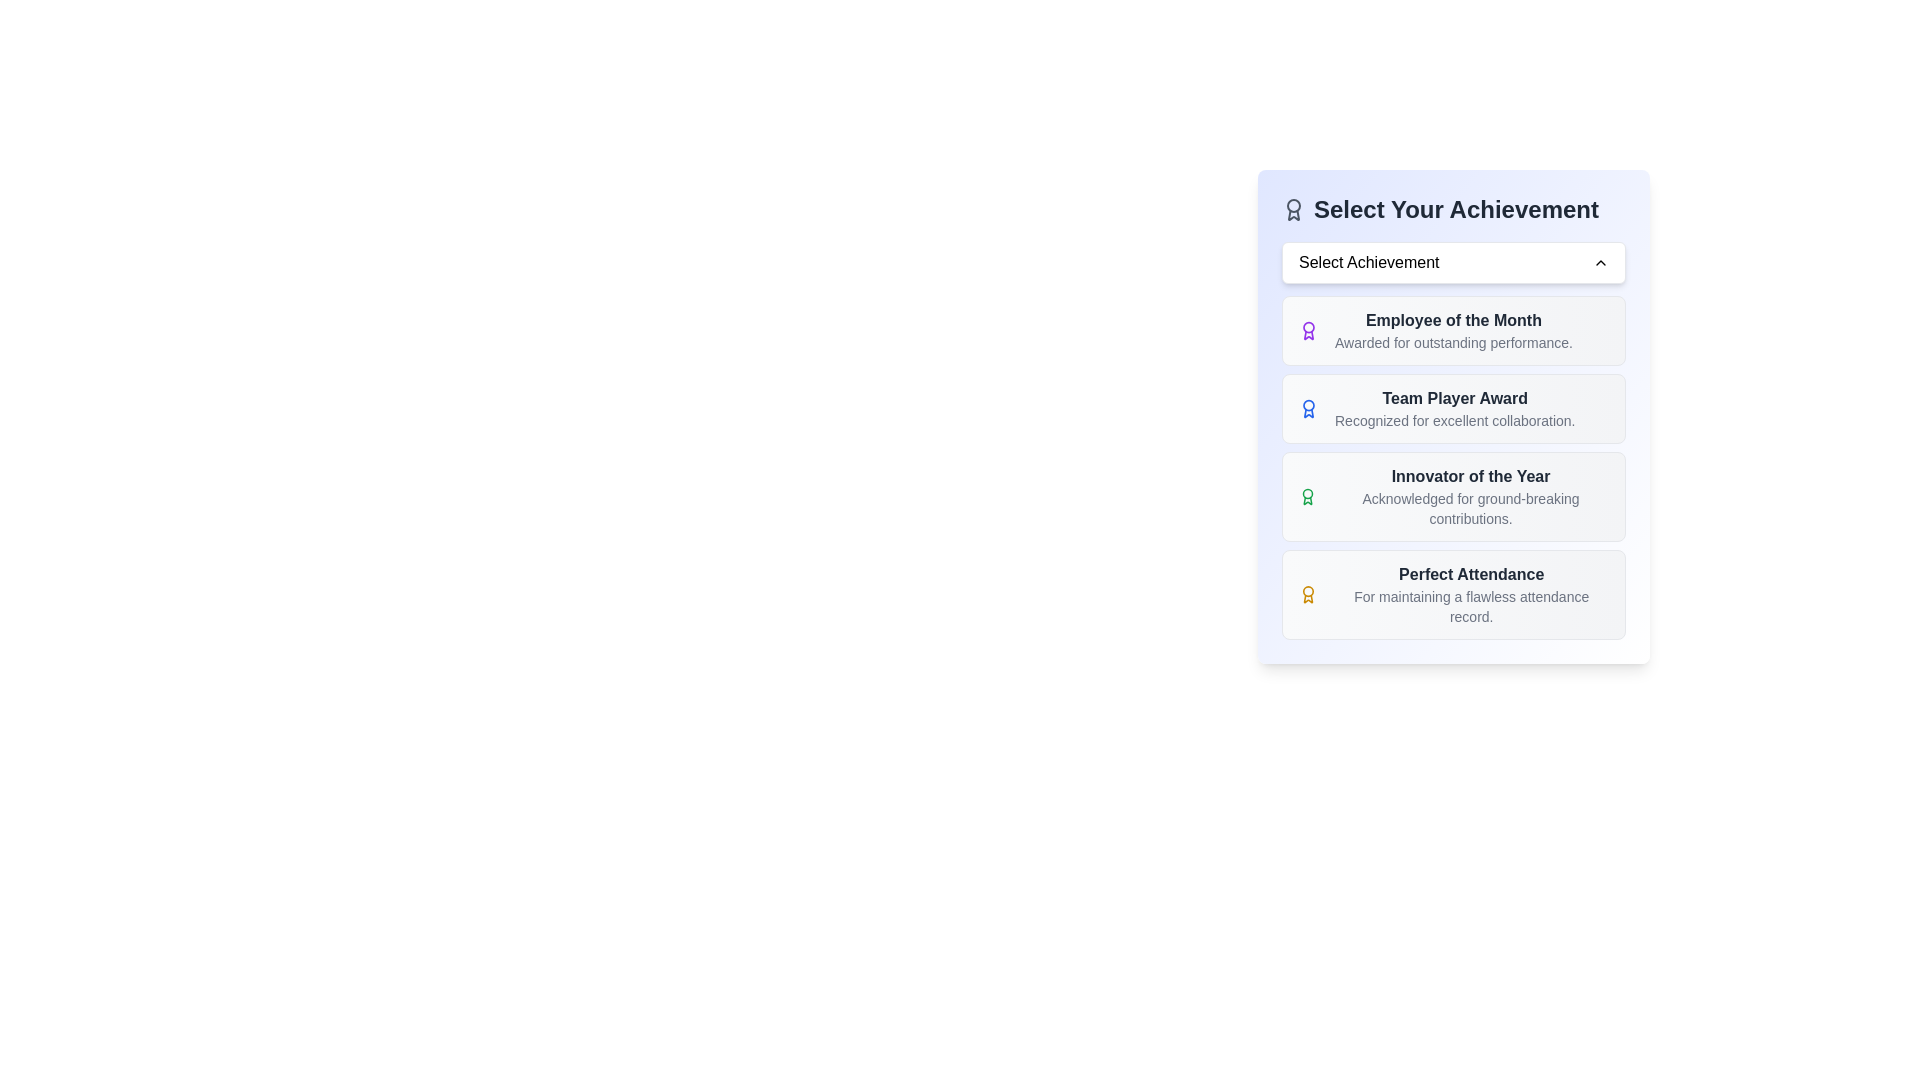  I want to click on the descriptive text label providing additional information about the 'Perfect Attendance' achievement, which is positioned directly below the 'Perfect Attendance' label in the card interface, so click(1471, 605).